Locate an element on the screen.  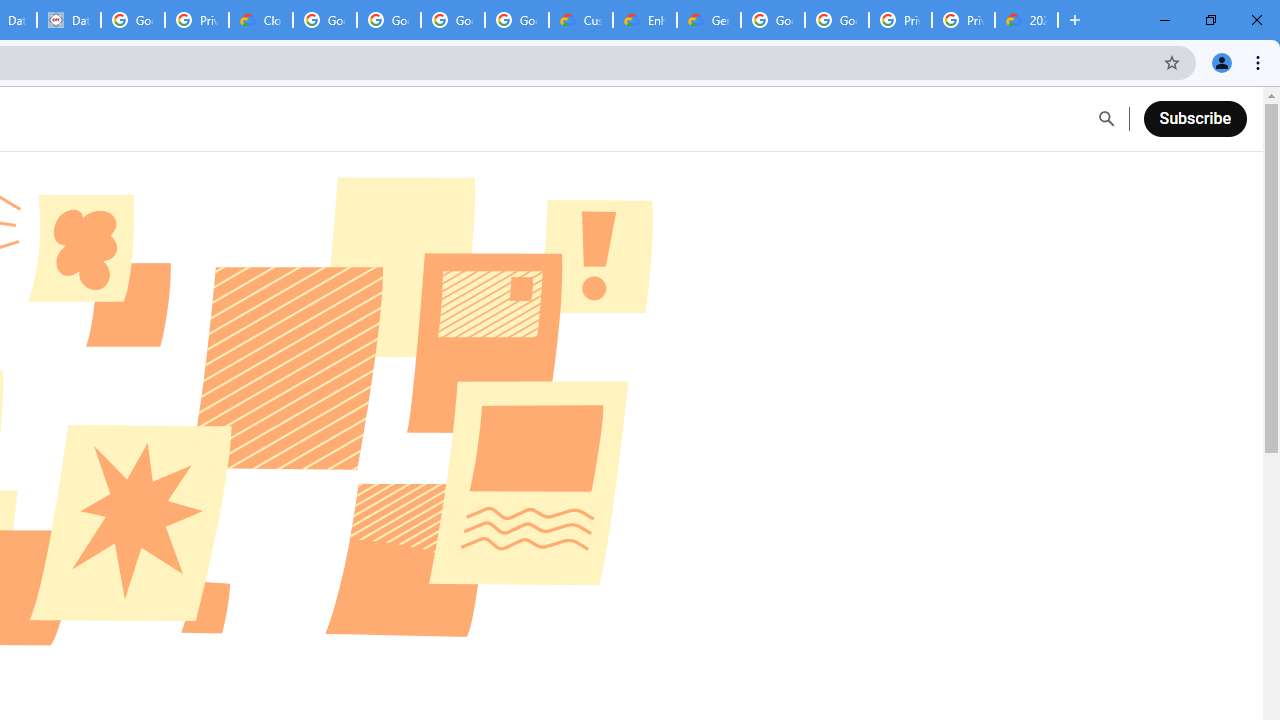
'Subscribe' is located at coordinates (1194, 118).